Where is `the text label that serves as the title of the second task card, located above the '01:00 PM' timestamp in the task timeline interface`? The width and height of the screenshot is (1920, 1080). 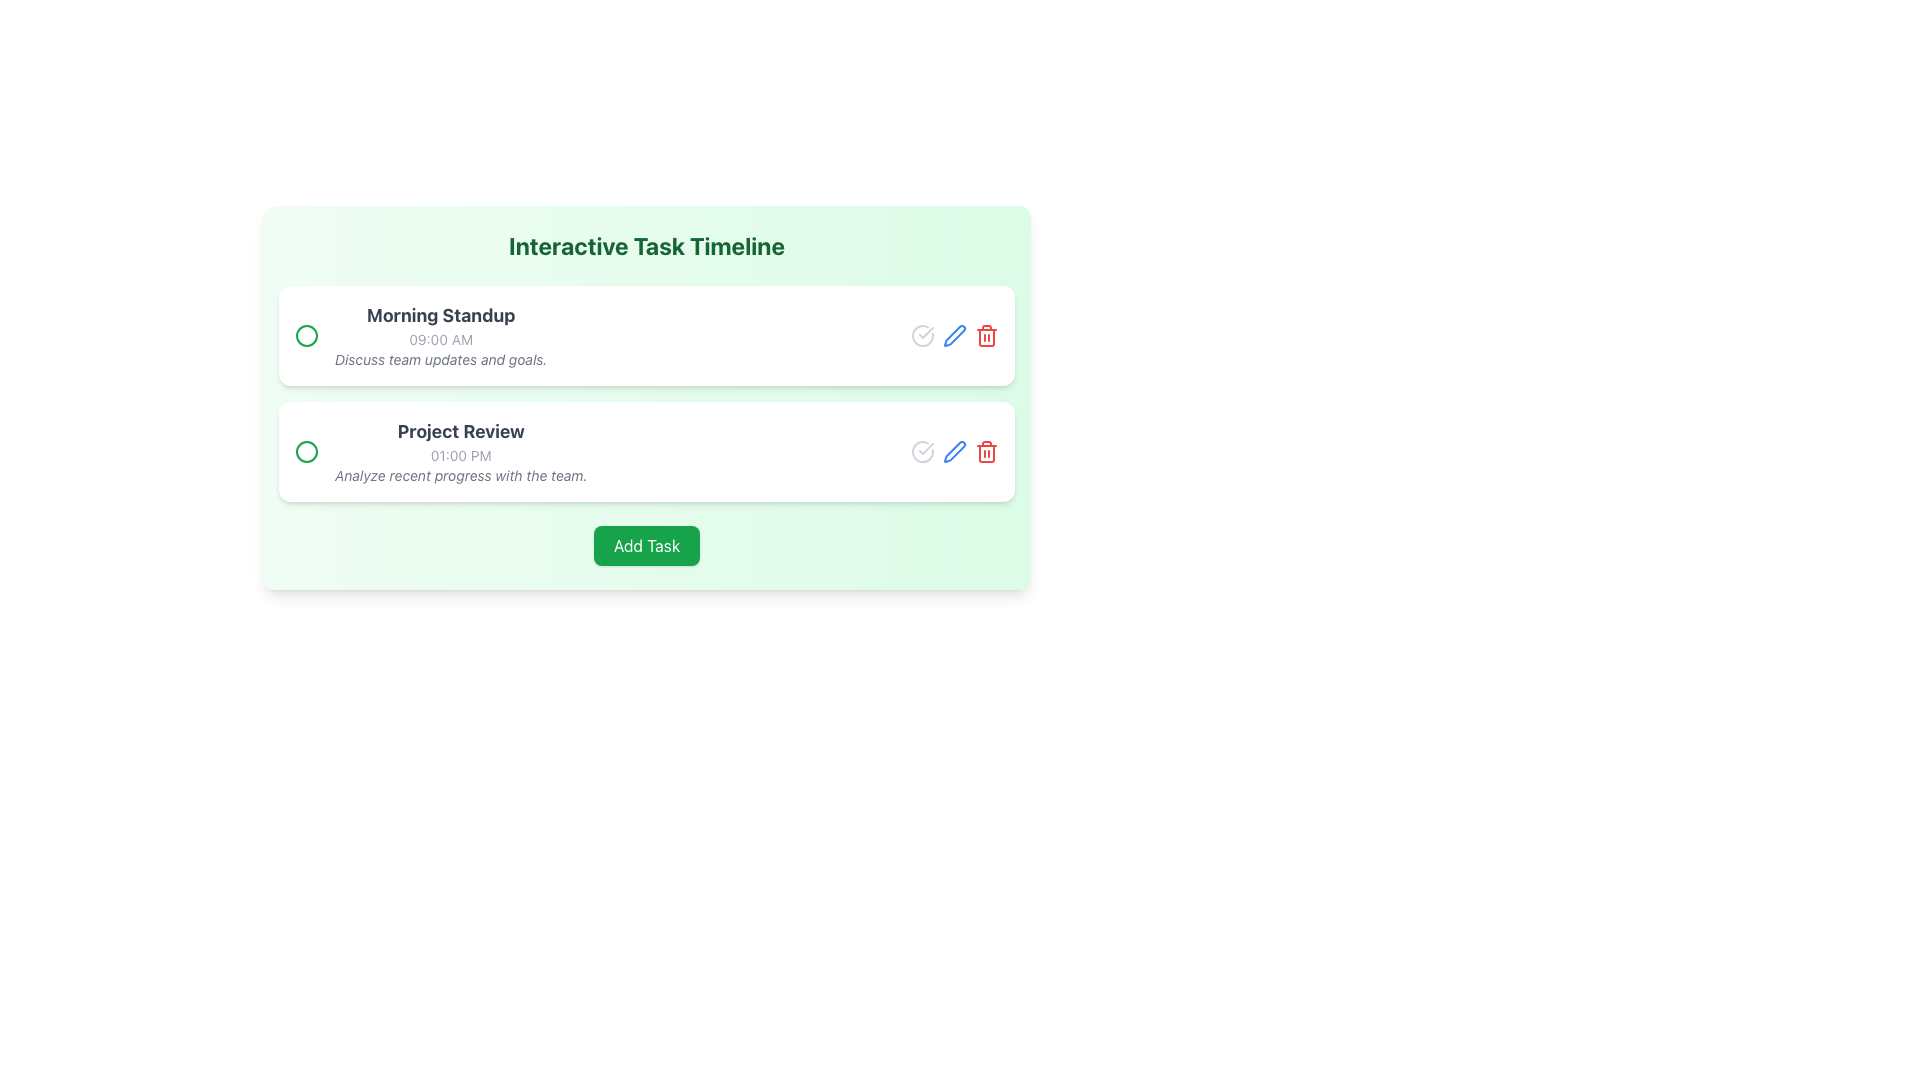
the text label that serves as the title of the second task card, located above the '01:00 PM' timestamp in the task timeline interface is located at coordinates (460, 431).